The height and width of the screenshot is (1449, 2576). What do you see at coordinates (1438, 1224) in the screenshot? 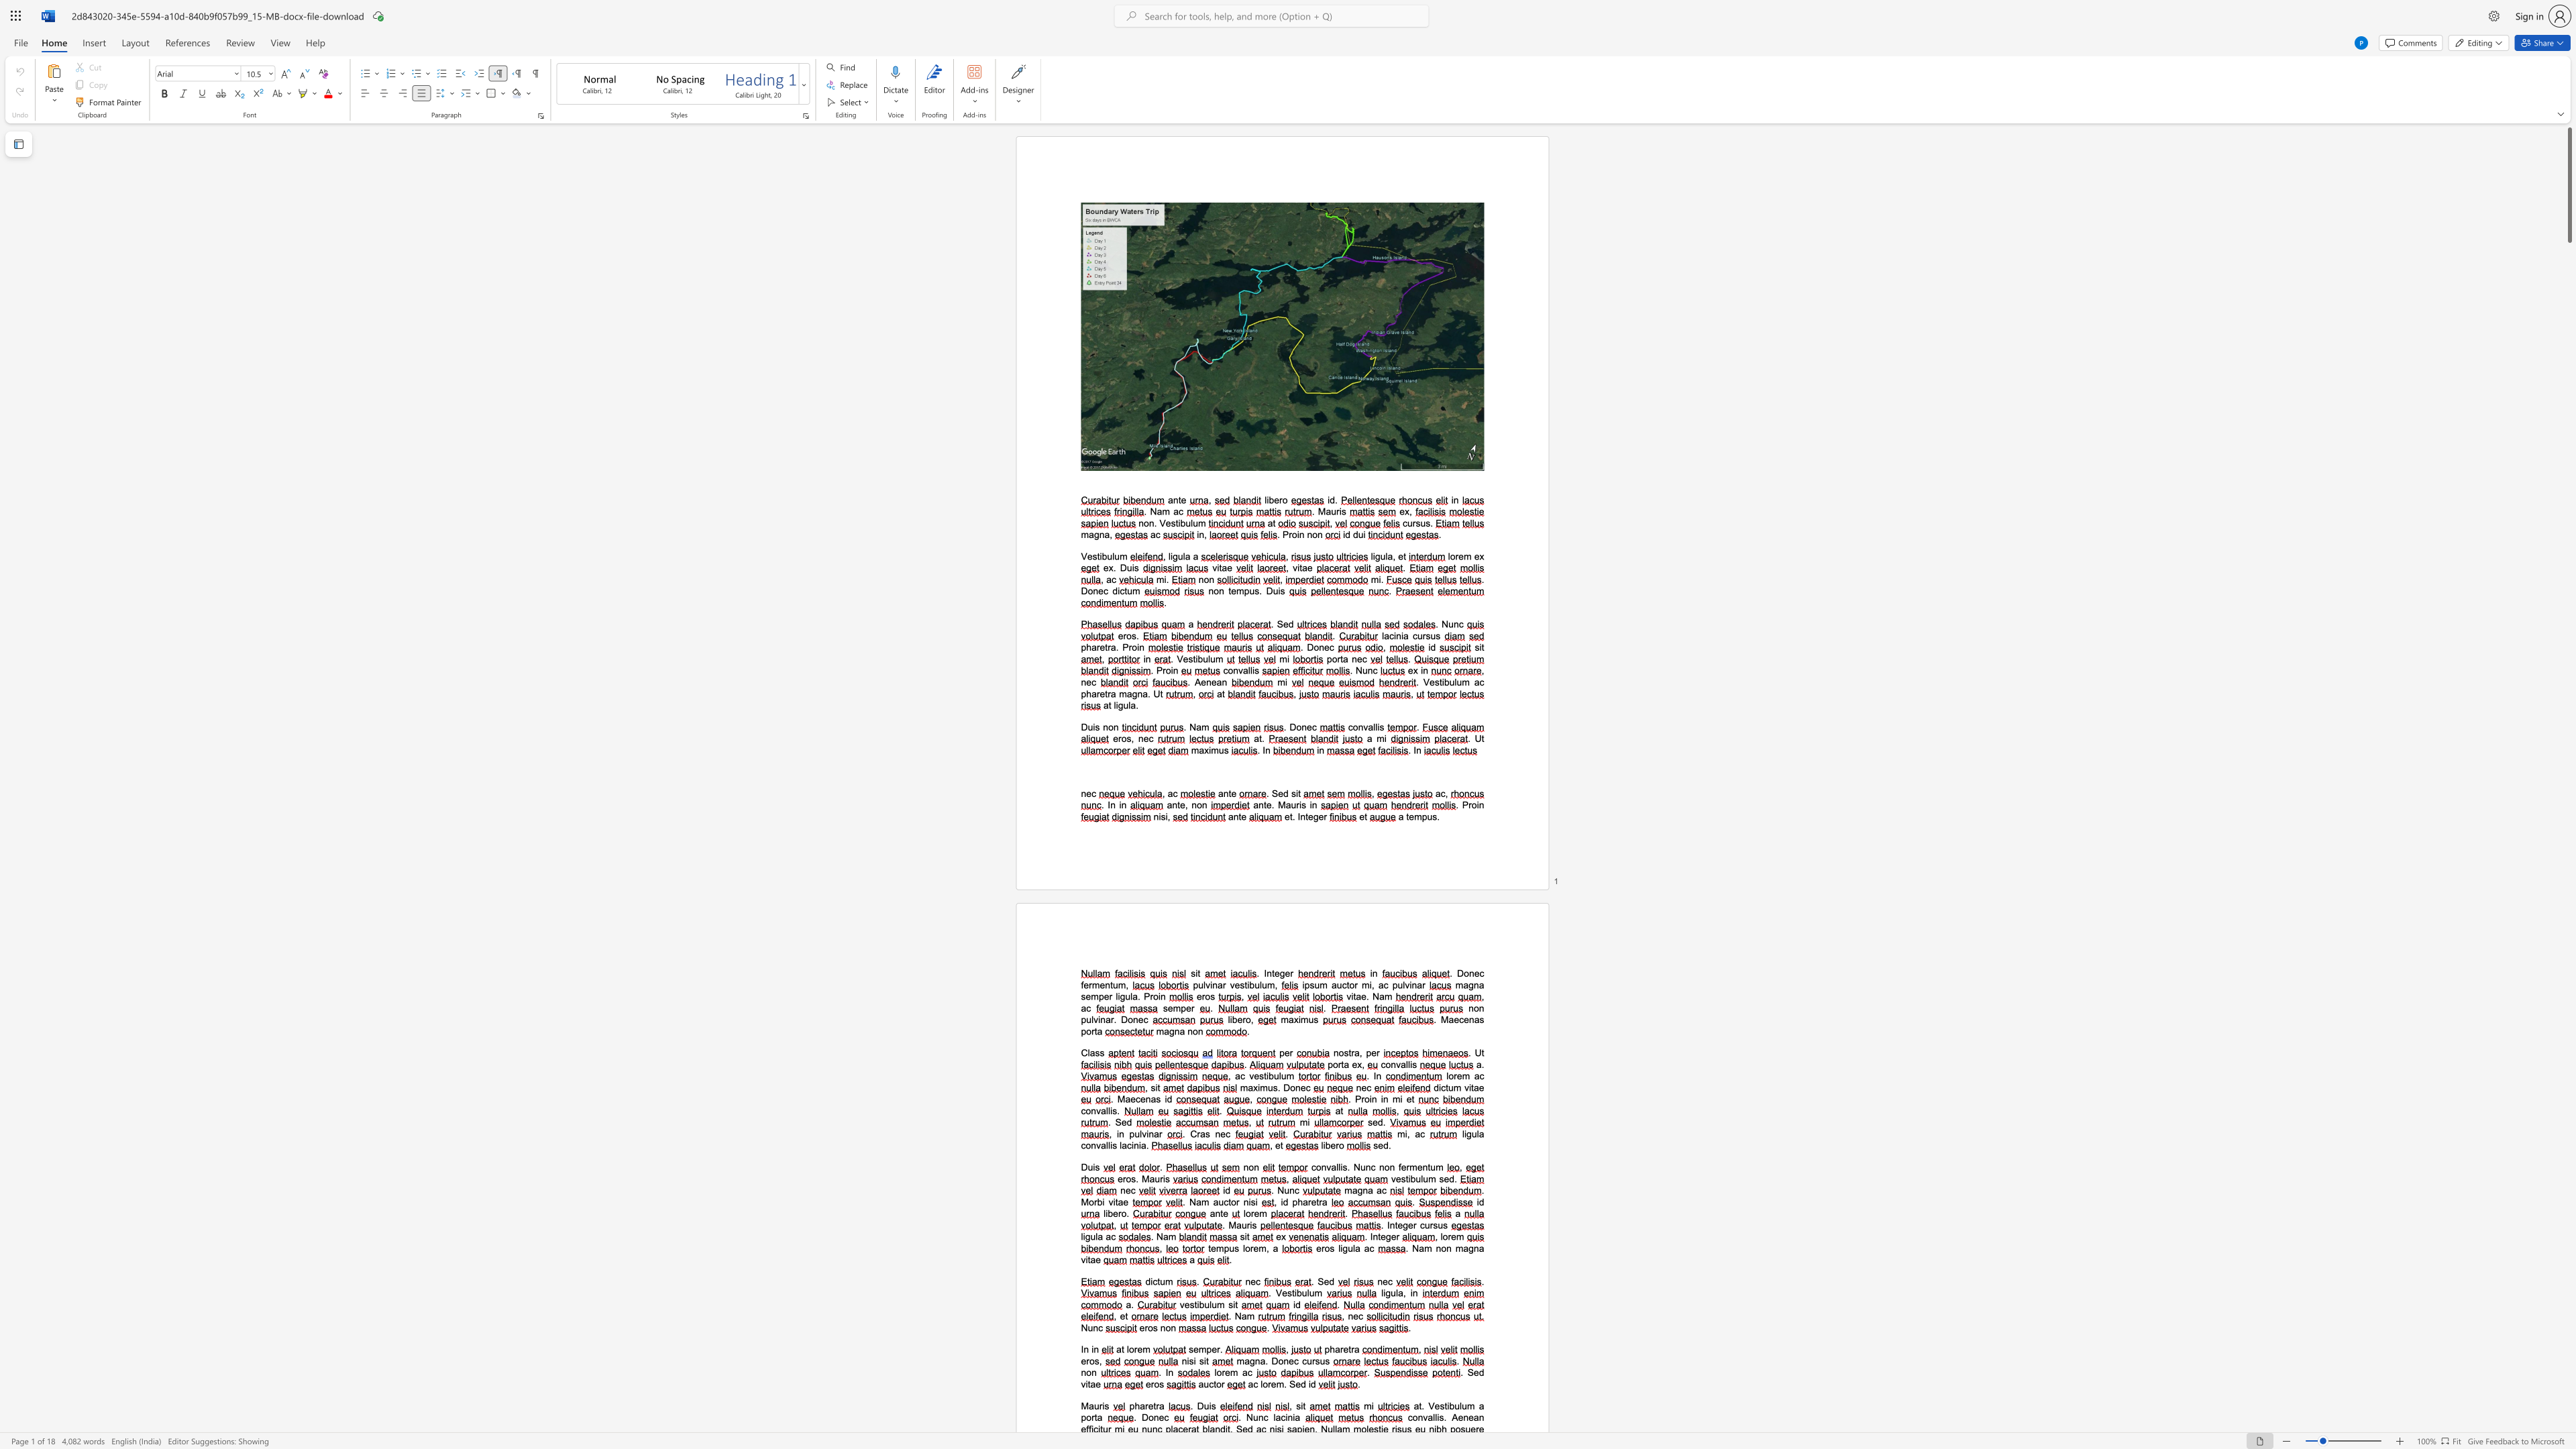
I see `the space between the continuous character "s" and "u" in the text` at bounding box center [1438, 1224].